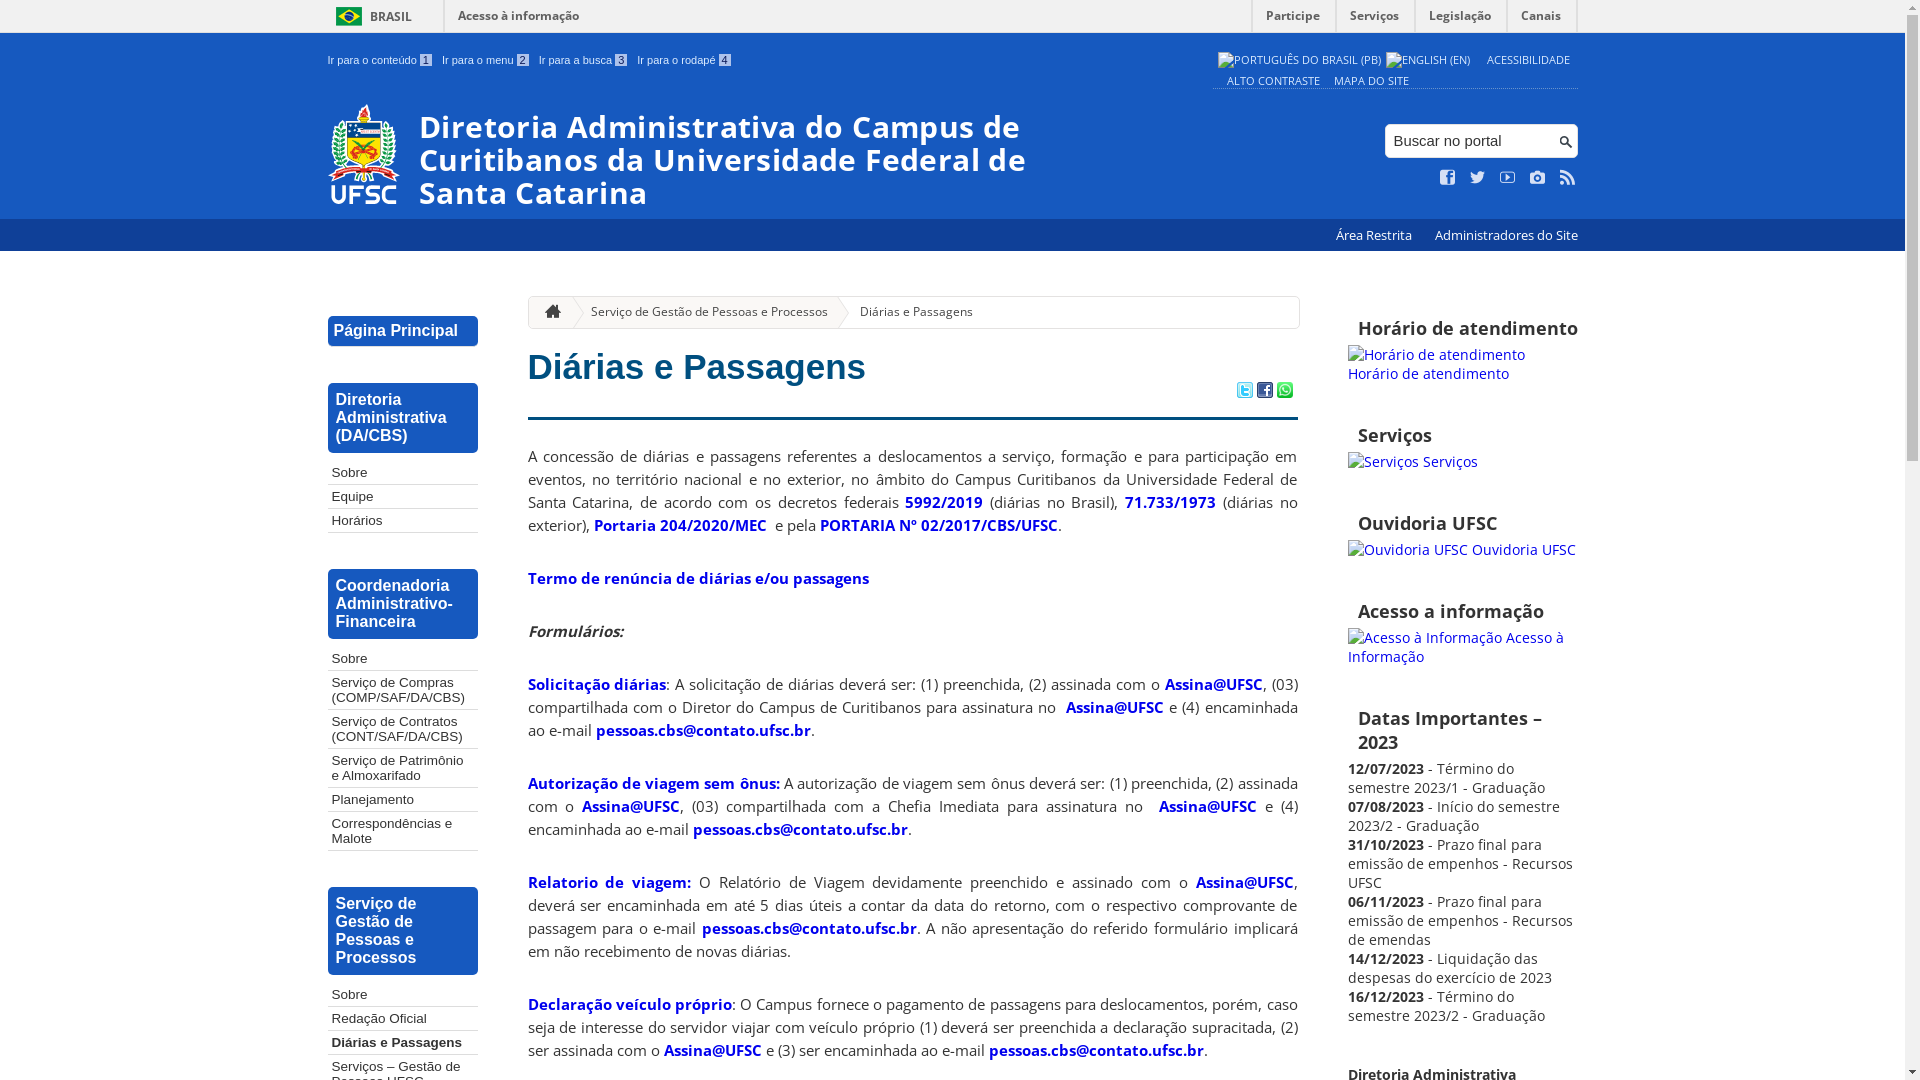  What do you see at coordinates (1251, 20) in the screenshot?
I see `'Participe'` at bounding box center [1251, 20].